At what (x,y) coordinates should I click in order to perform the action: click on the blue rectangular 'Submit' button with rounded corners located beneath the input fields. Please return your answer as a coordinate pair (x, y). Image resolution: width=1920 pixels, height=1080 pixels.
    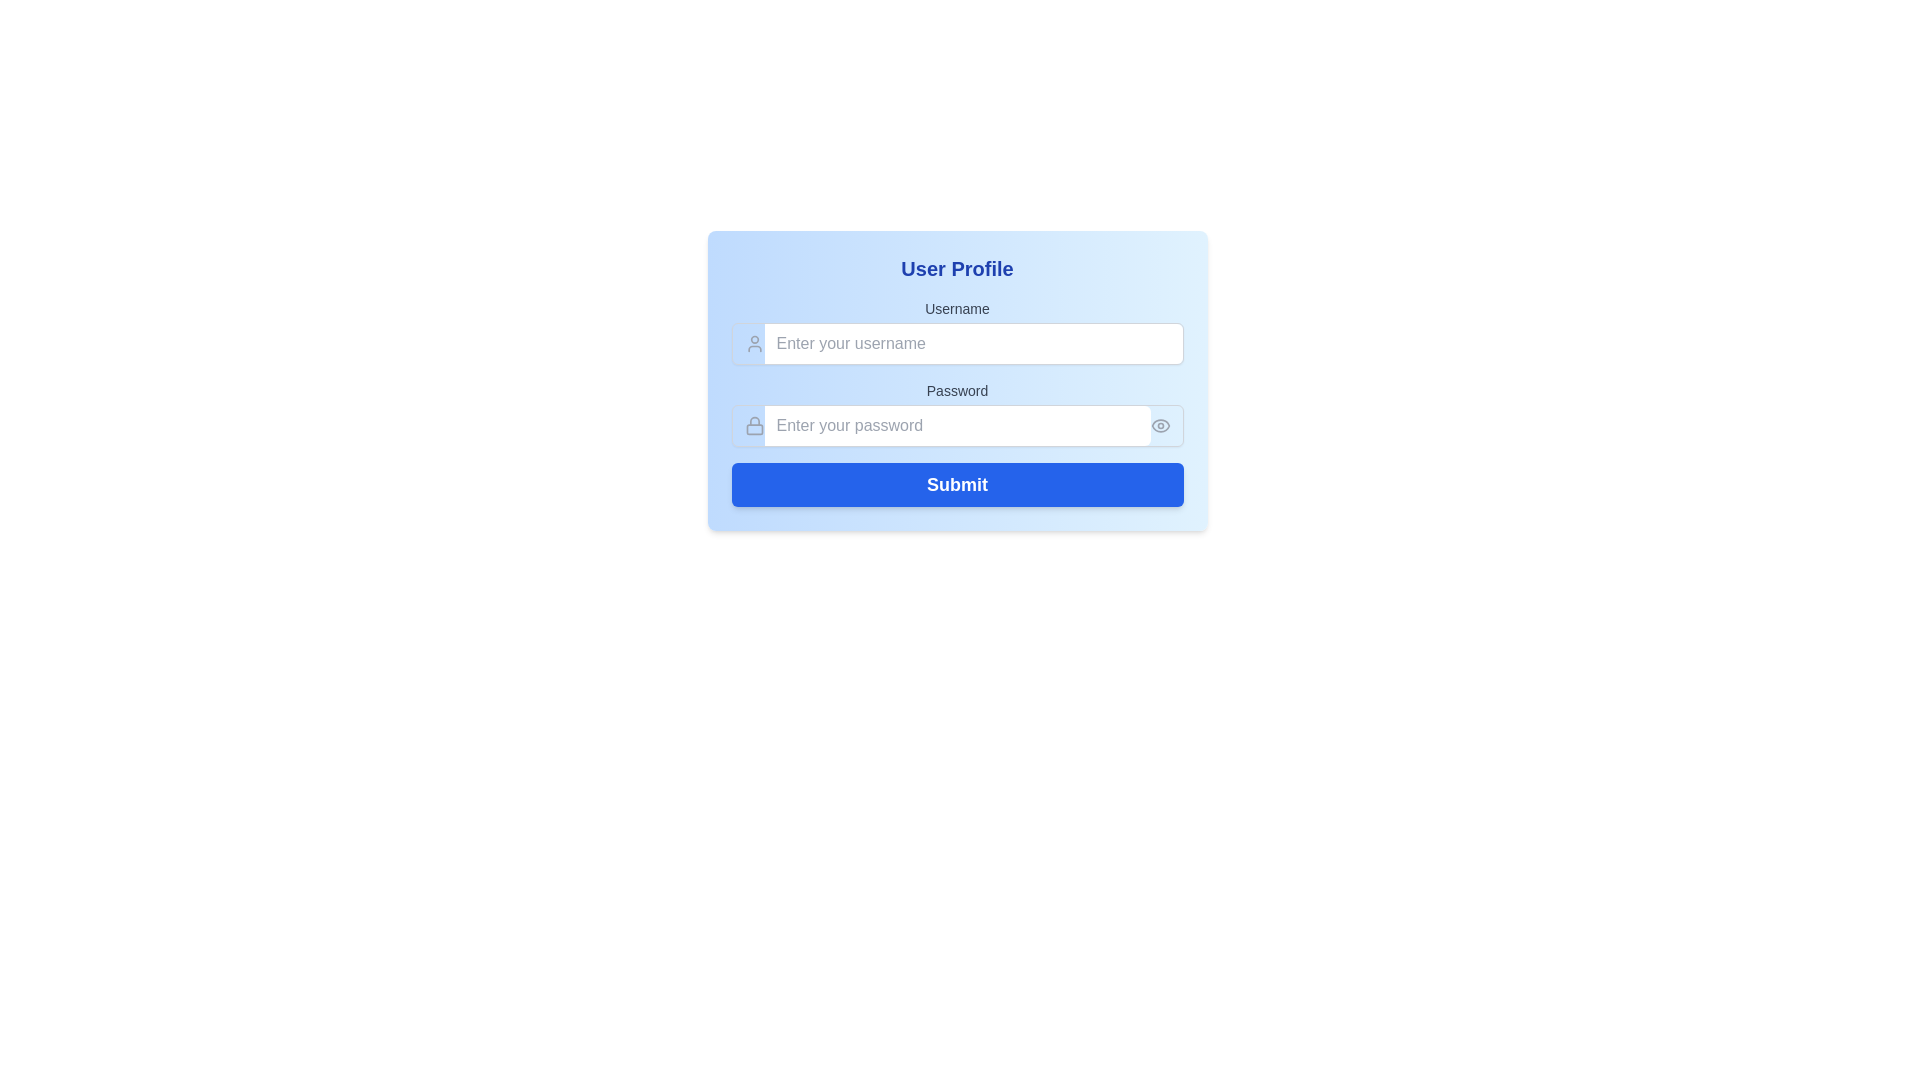
    Looking at the image, I should click on (956, 485).